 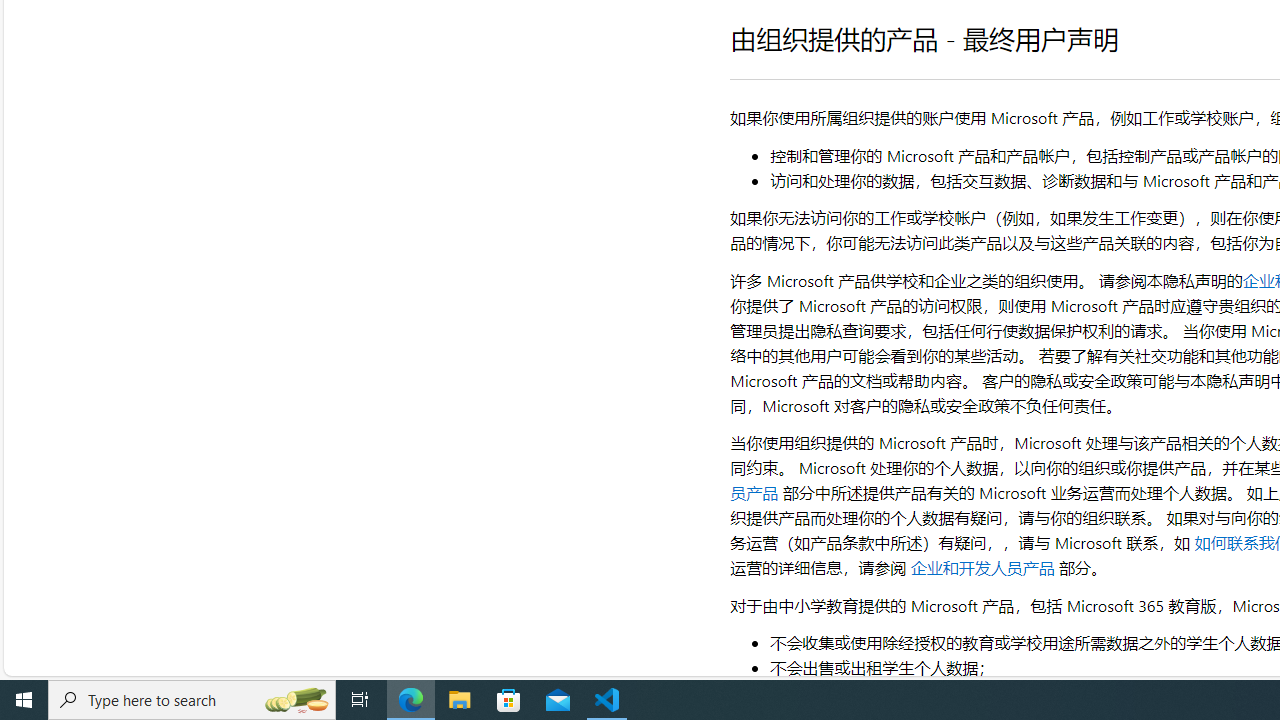 I want to click on 'Microsoft Edge - 1 running window', so click(x=410, y=698).